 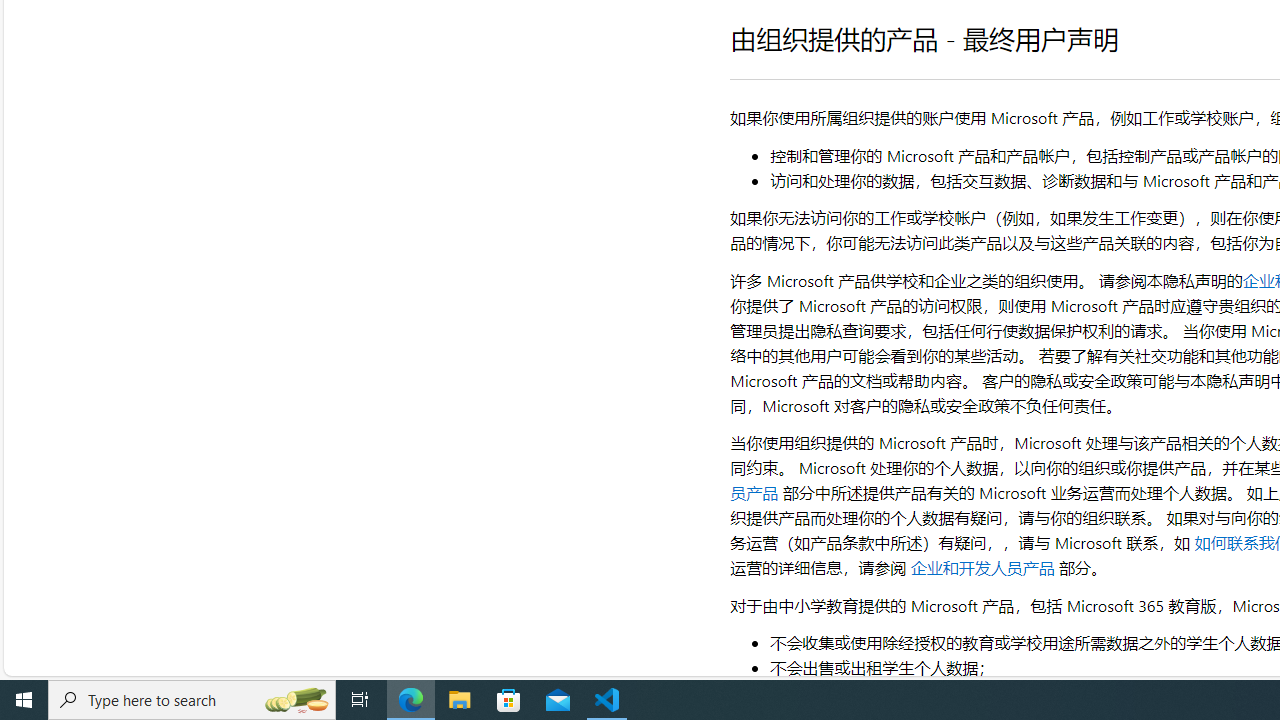 I want to click on 'Microsoft Edge - 1 running window', so click(x=410, y=698).